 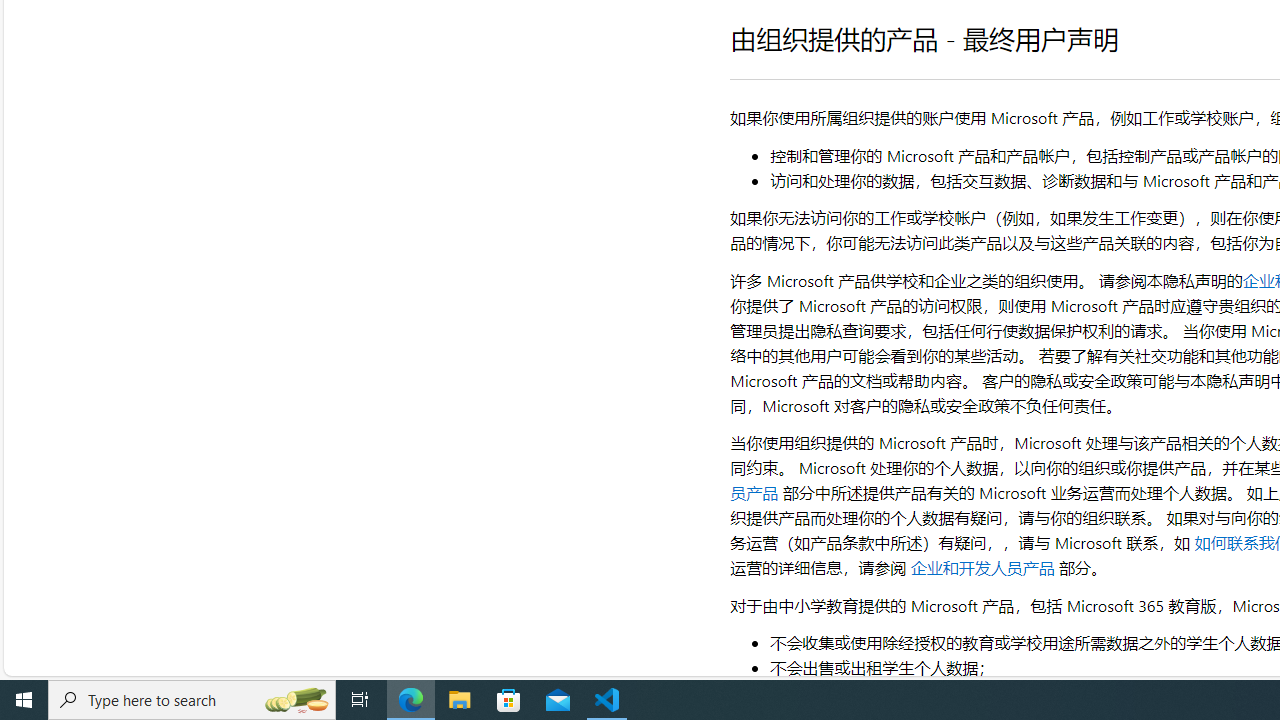 I want to click on 'Microsoft Edge - 1 running window', so click(x=410, y=698).